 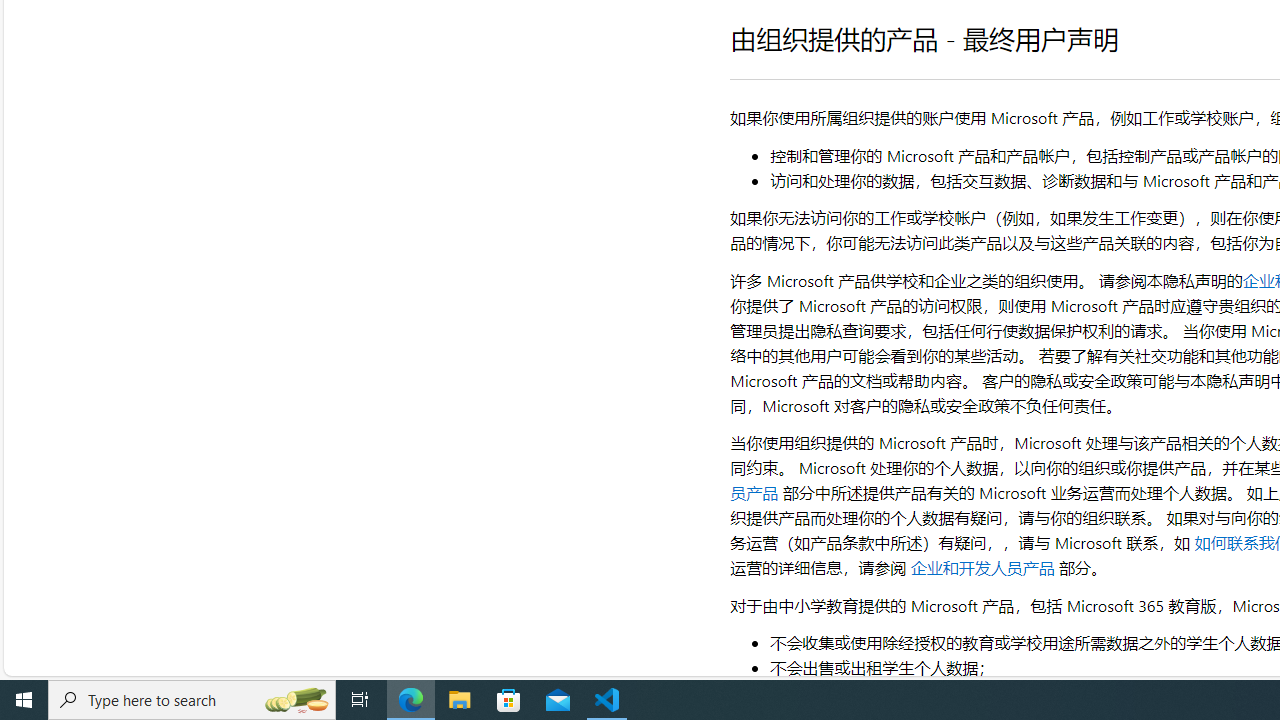 I want to click on 'Microsoft Edge - 1 running window', so click(x=410, y=698).